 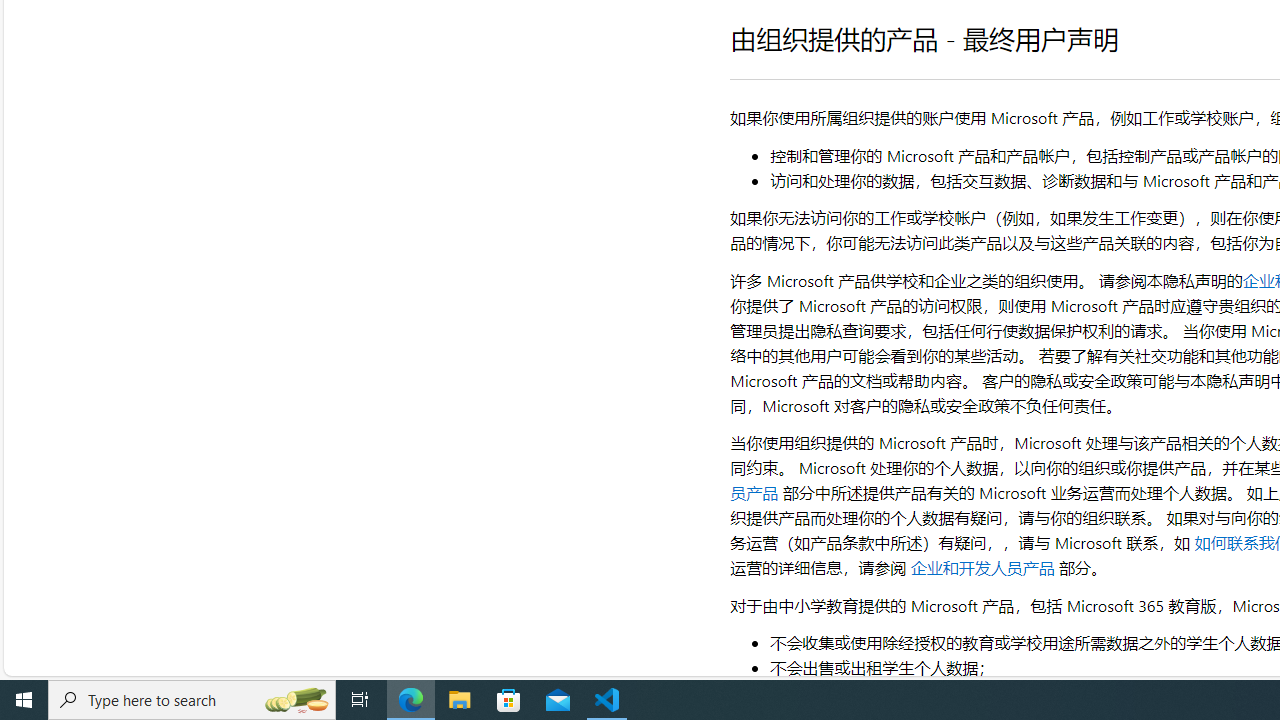 I want to click on 'Microsoft Edge - 1 running window', so click(x=410, y=698).